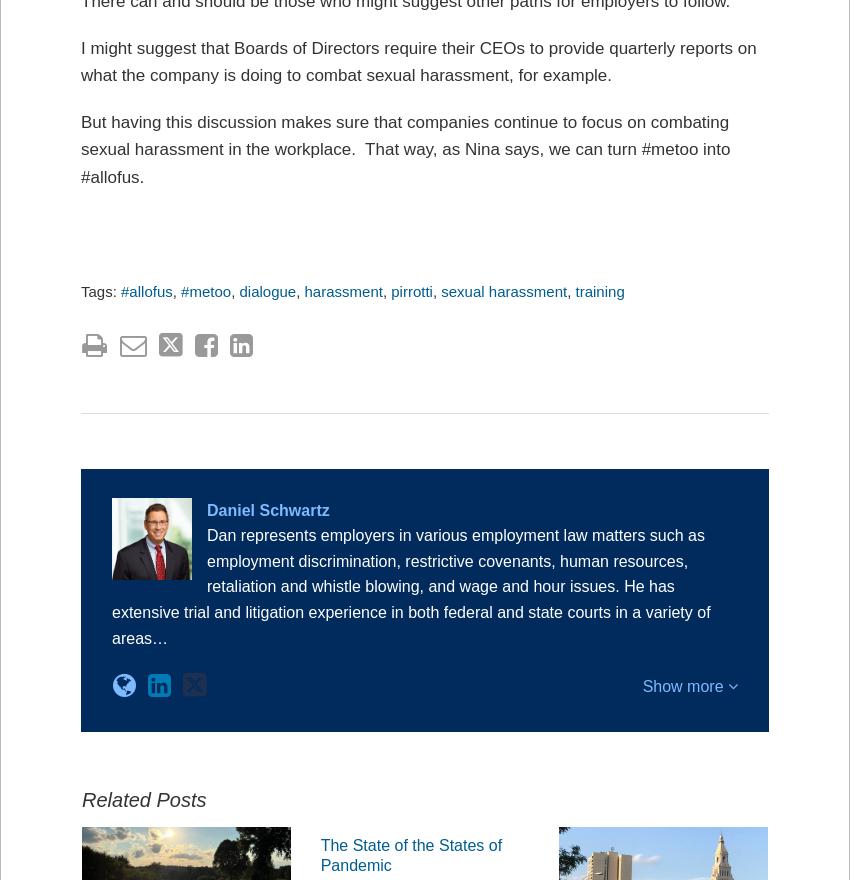 The image size is (850, 880). I want to click on 'Related Posts', so click(143, 799).